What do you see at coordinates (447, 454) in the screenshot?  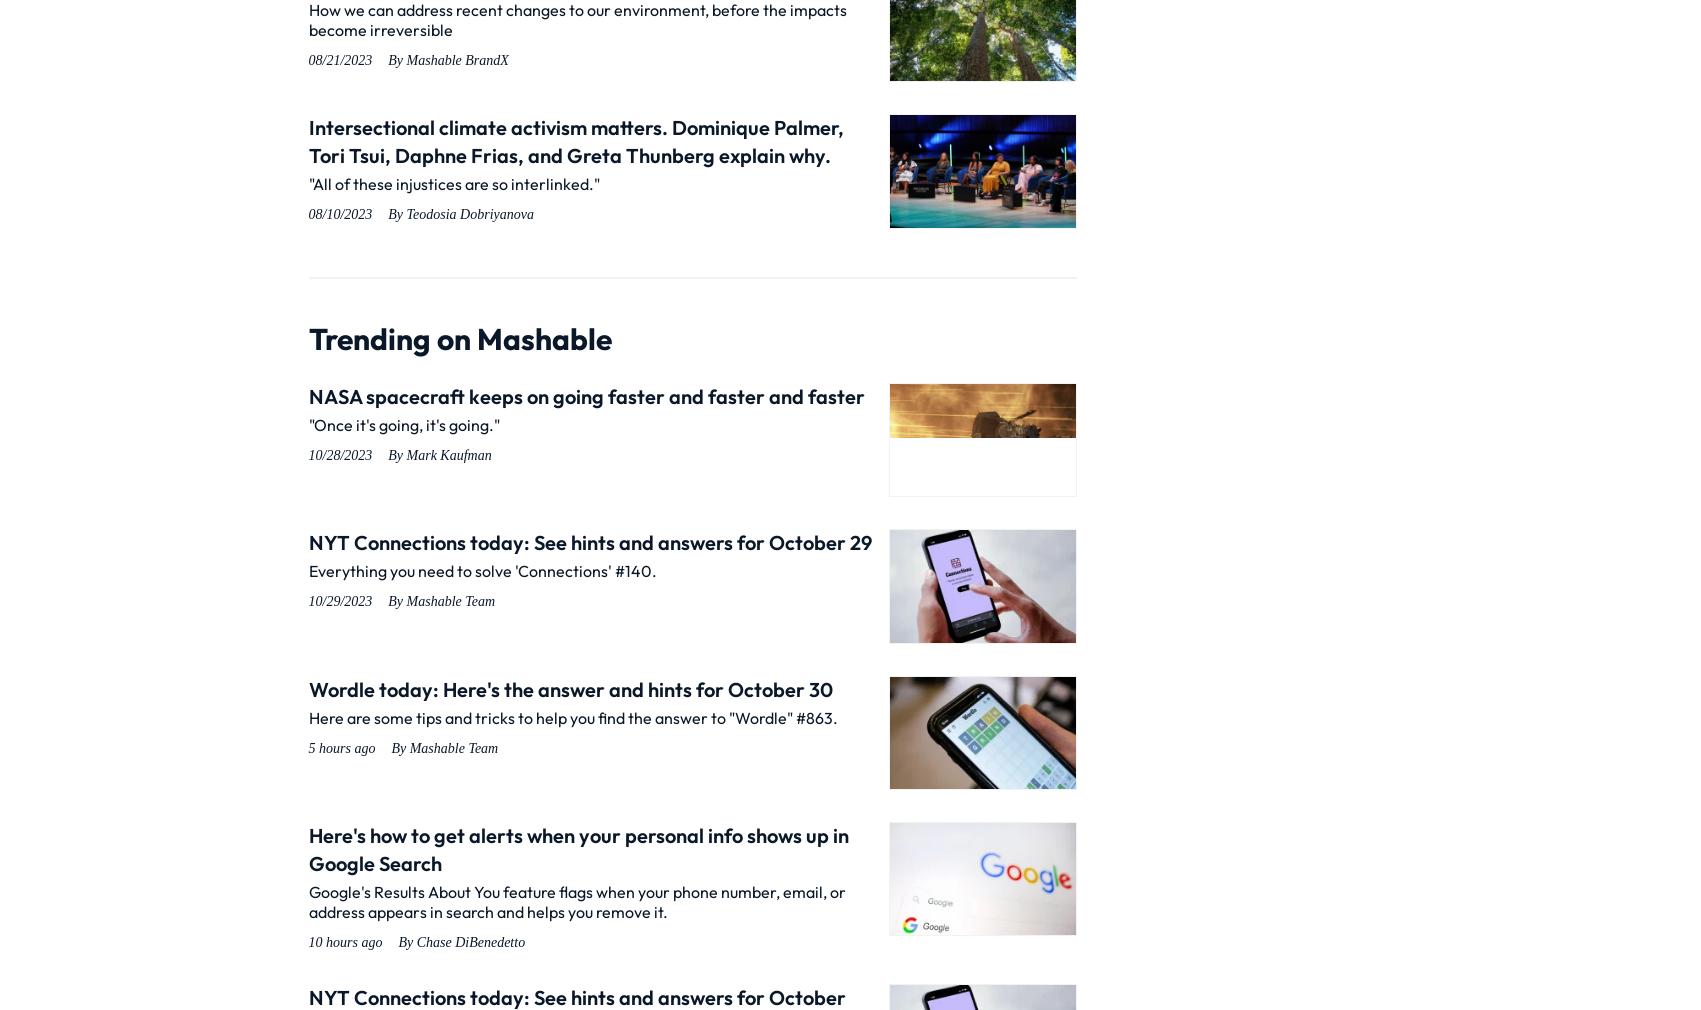 I see `'Mark Kaufman'` at bounding box center [447, 454].